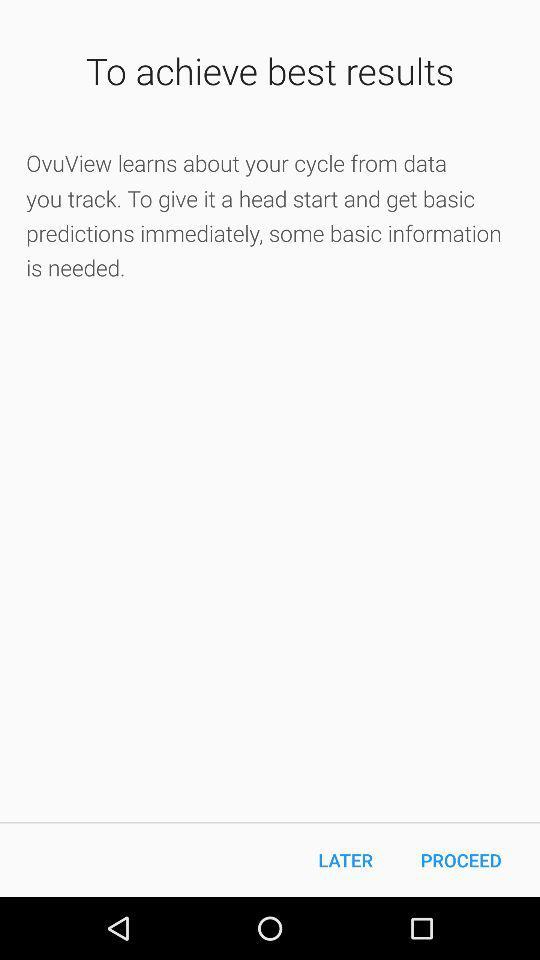 The height and width of the screenshot is (960, 540). I want to click on the later icon, so click(344, 859).